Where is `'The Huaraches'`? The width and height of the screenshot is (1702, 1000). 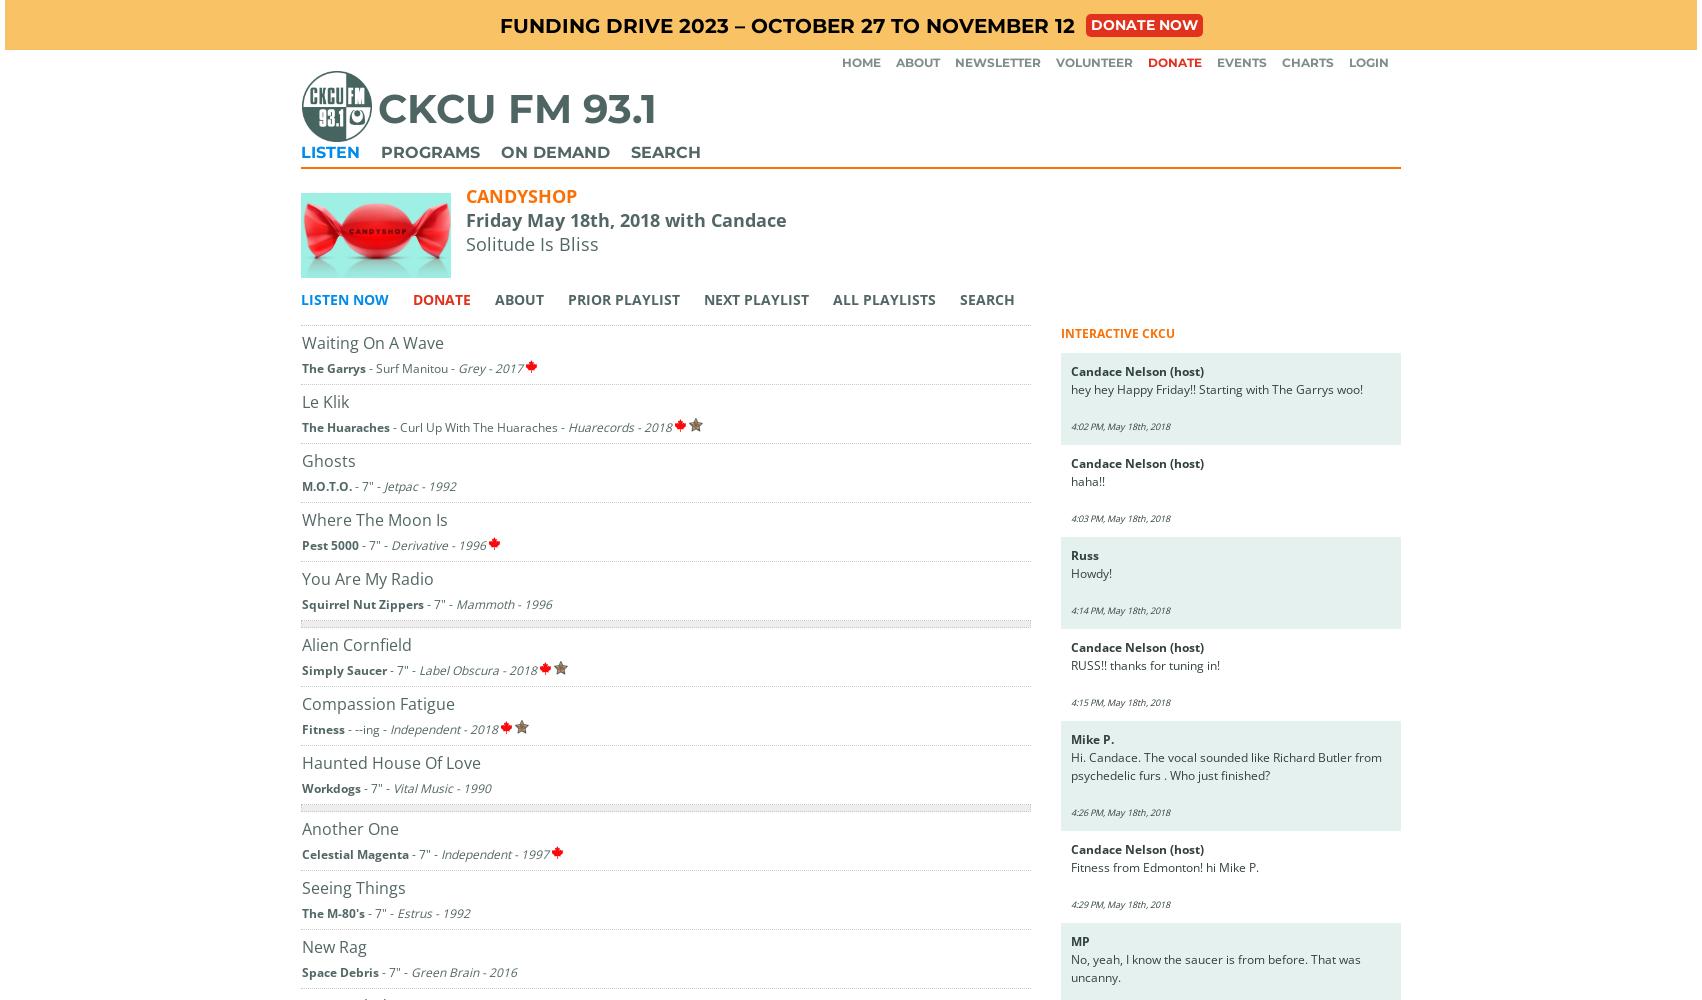
'The Huaraches' is located at coordinates (346, 426).